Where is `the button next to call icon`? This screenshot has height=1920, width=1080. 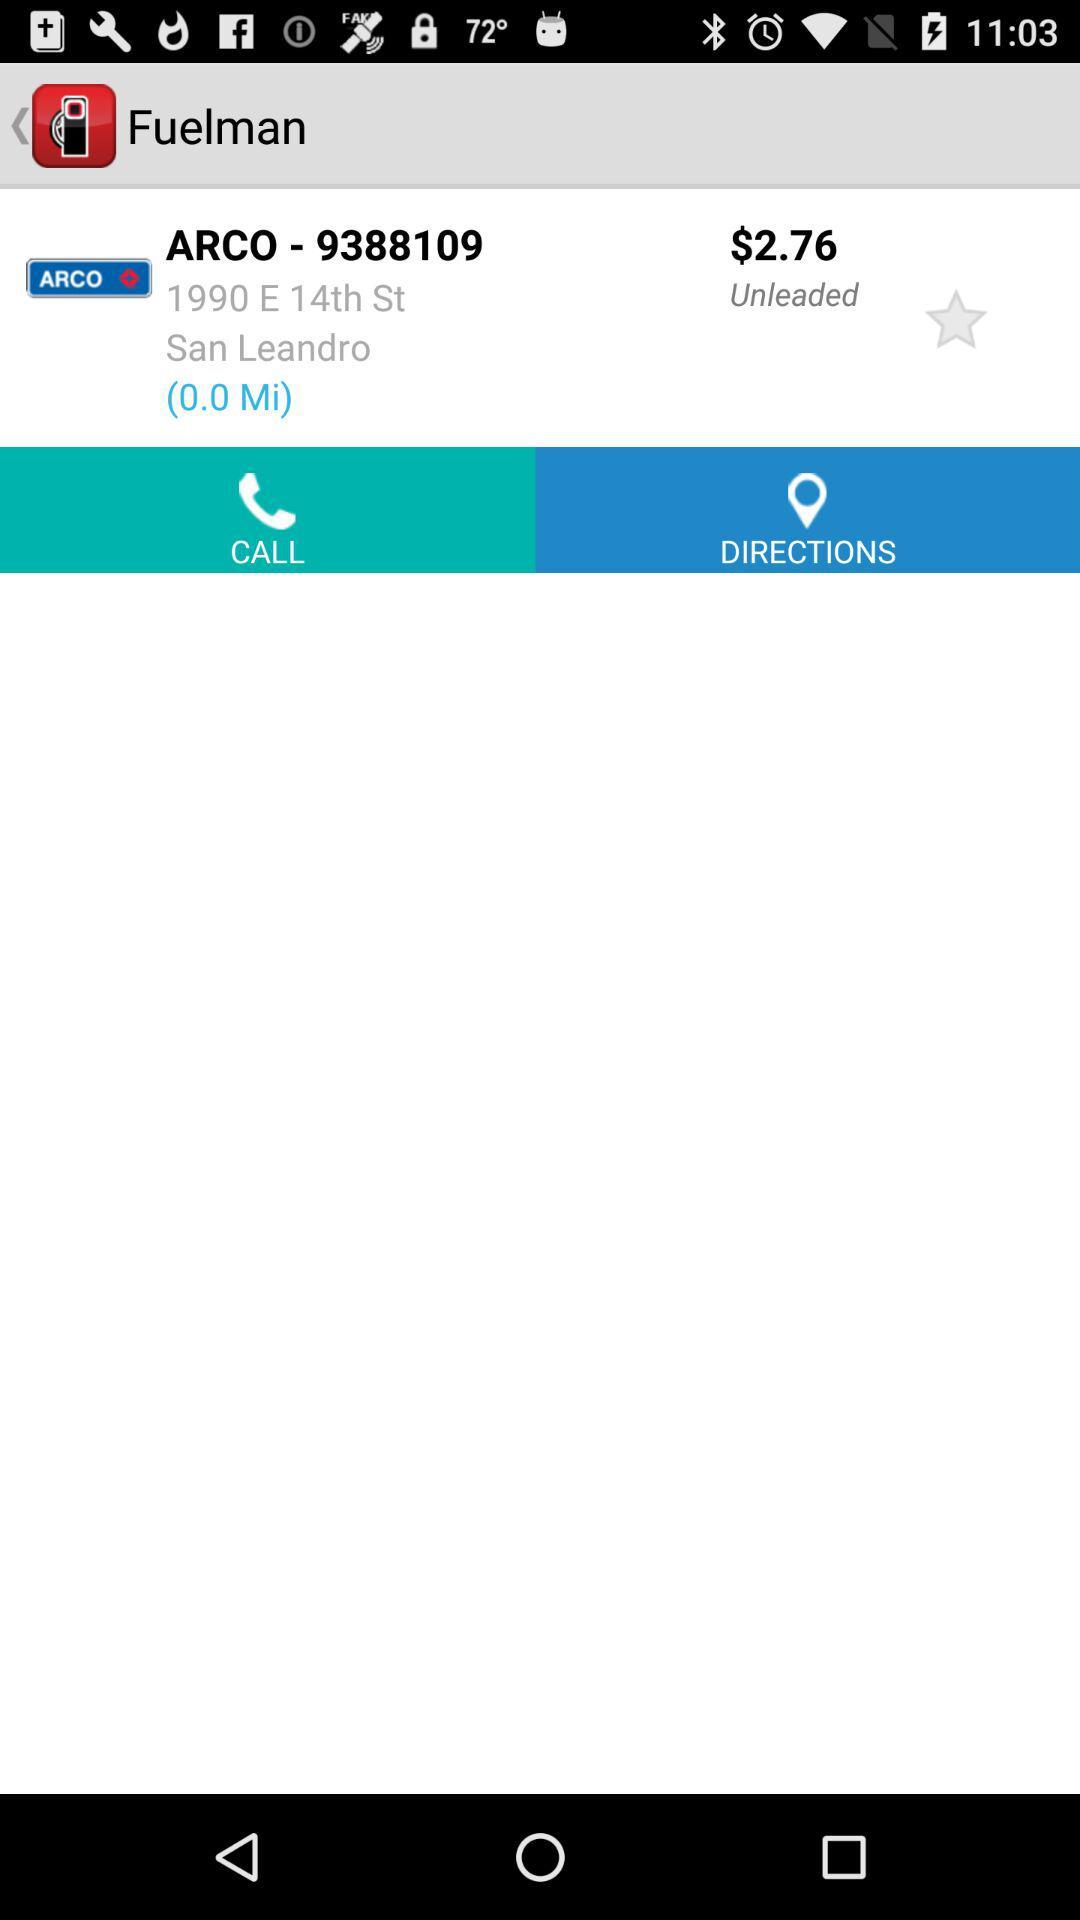 the button next to call icon is located at coordinates (806, 509).